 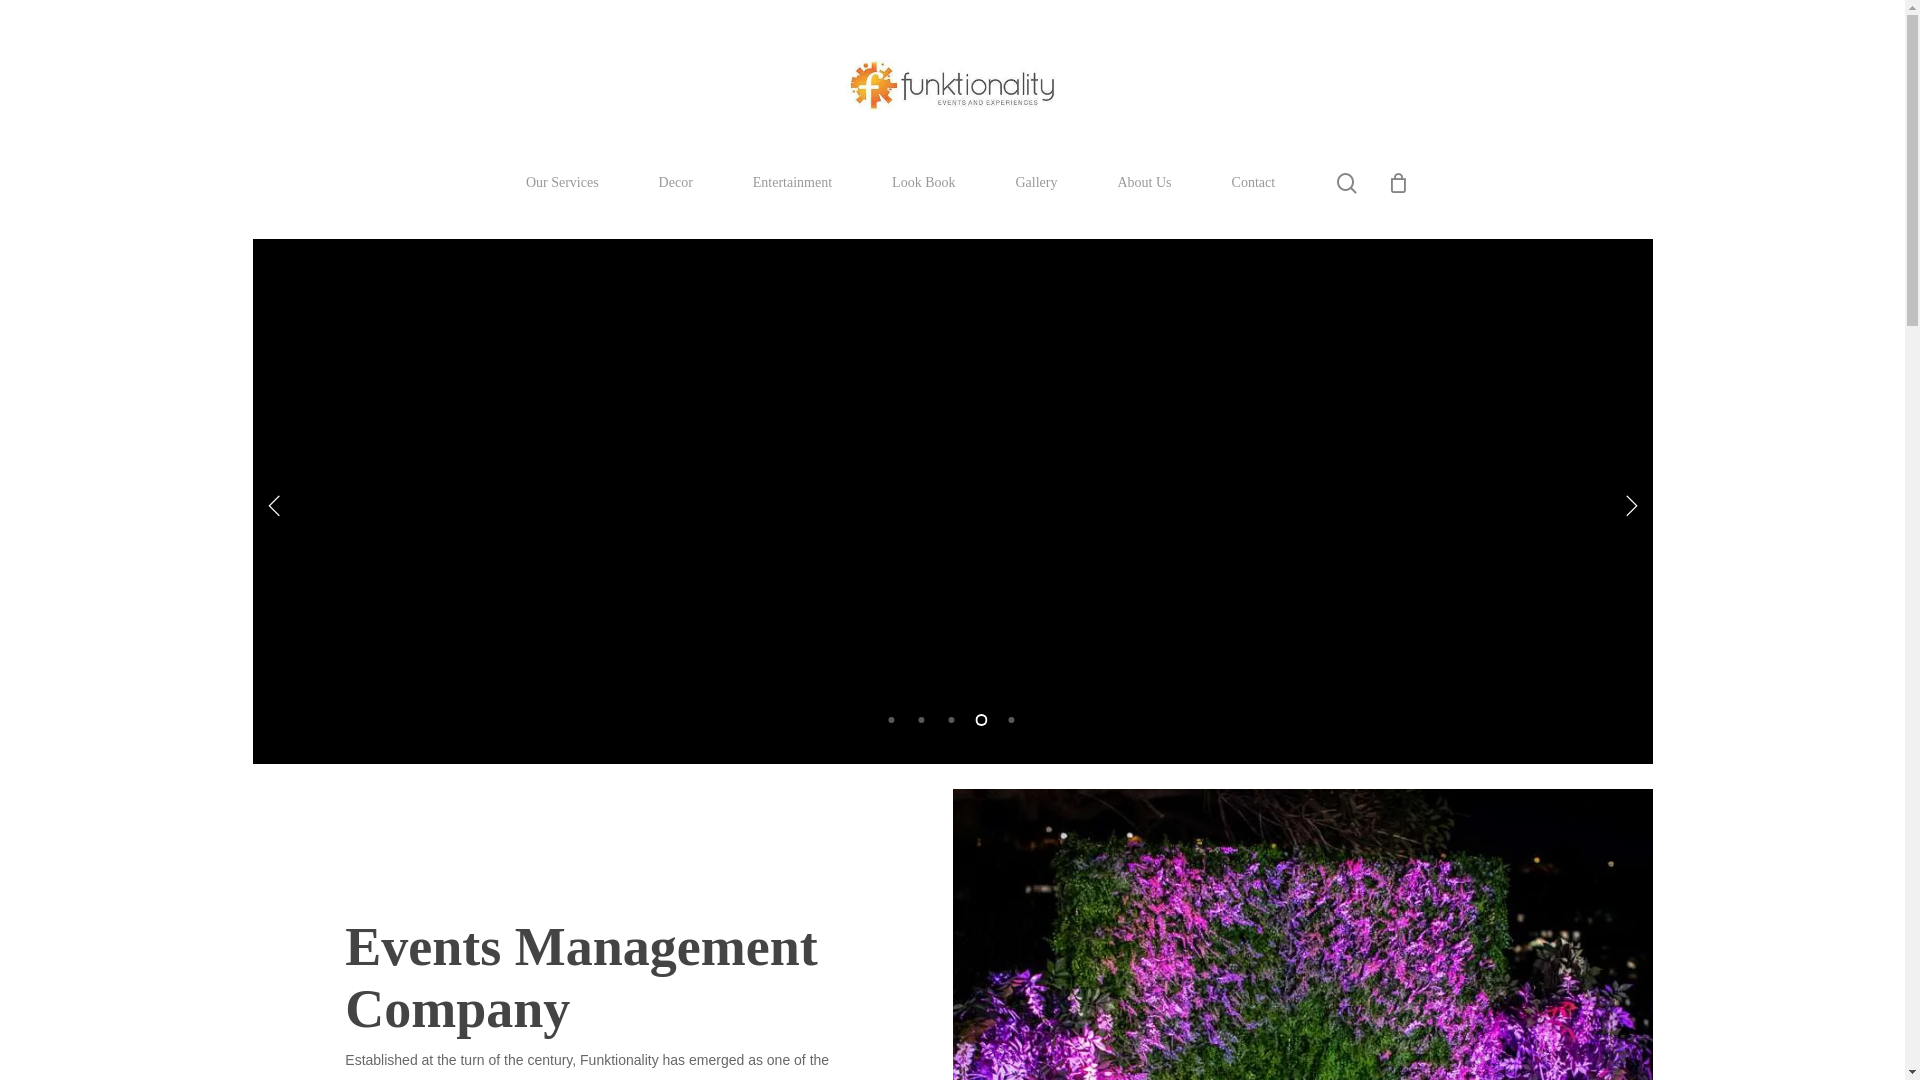 I want to click on 'Contact', so click(x=1252, y=182).